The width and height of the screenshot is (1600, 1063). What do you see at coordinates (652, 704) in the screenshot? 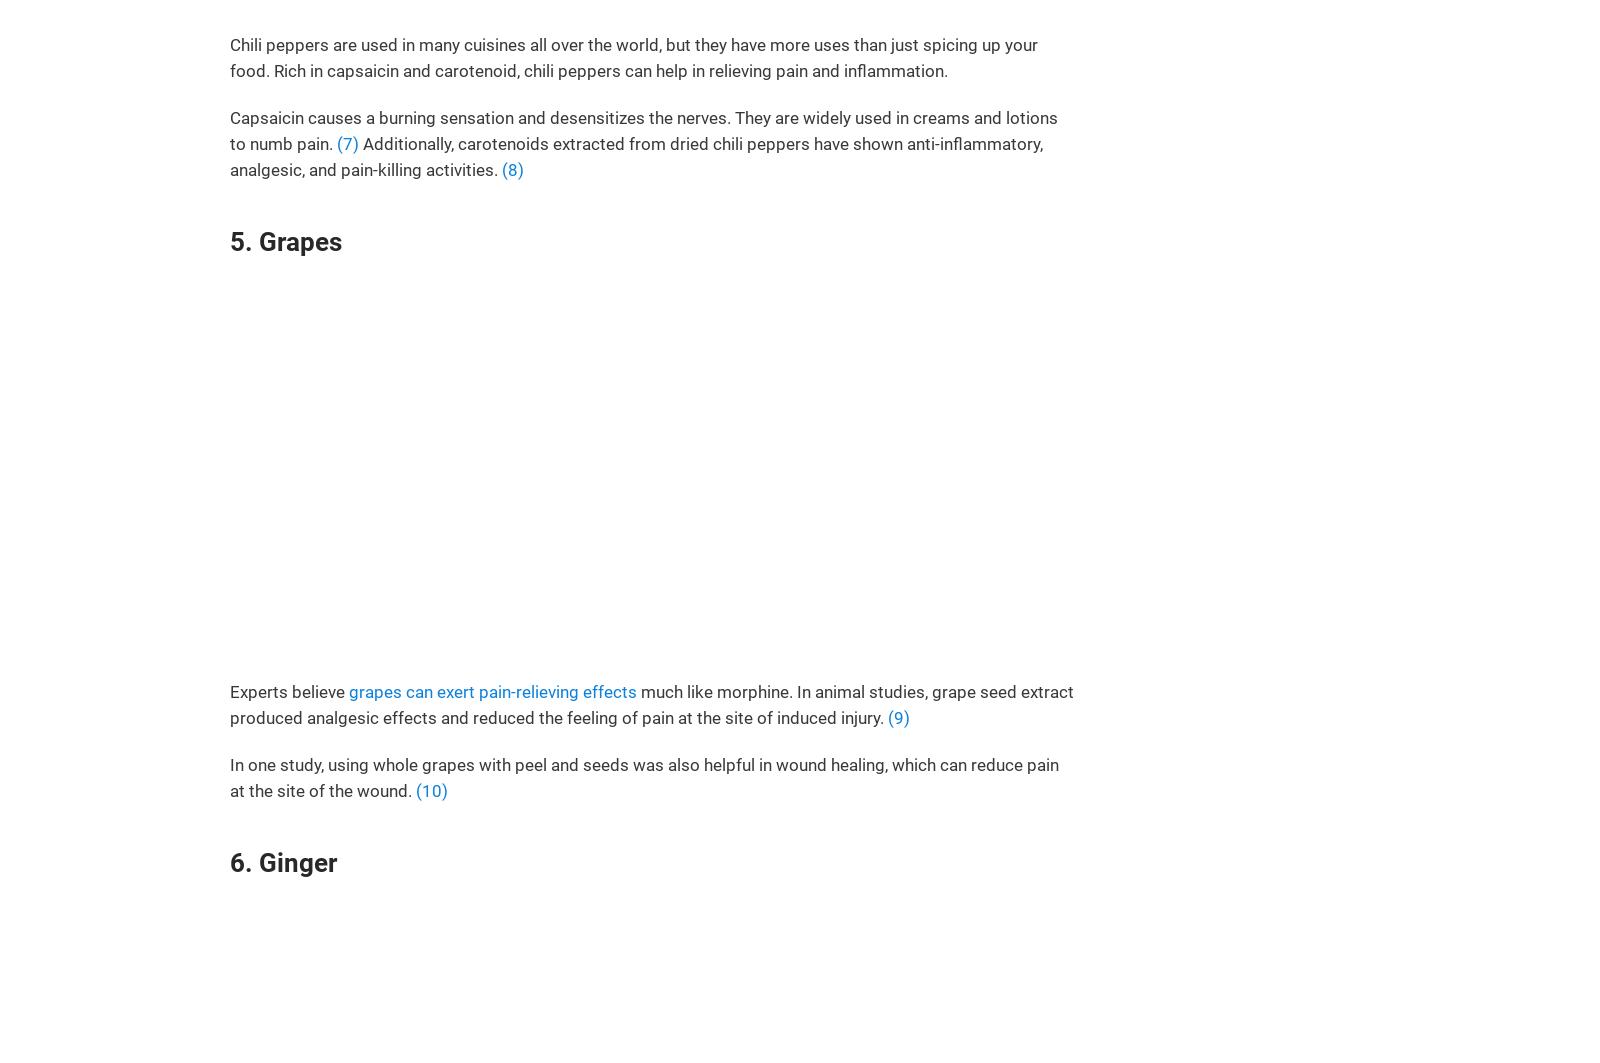
I see `'much like morphine. In animal studies, grape seed extract produced analgesic effects and reduced the feeling of pain at the site of induced injury.'` at bounding box center [652, 704].